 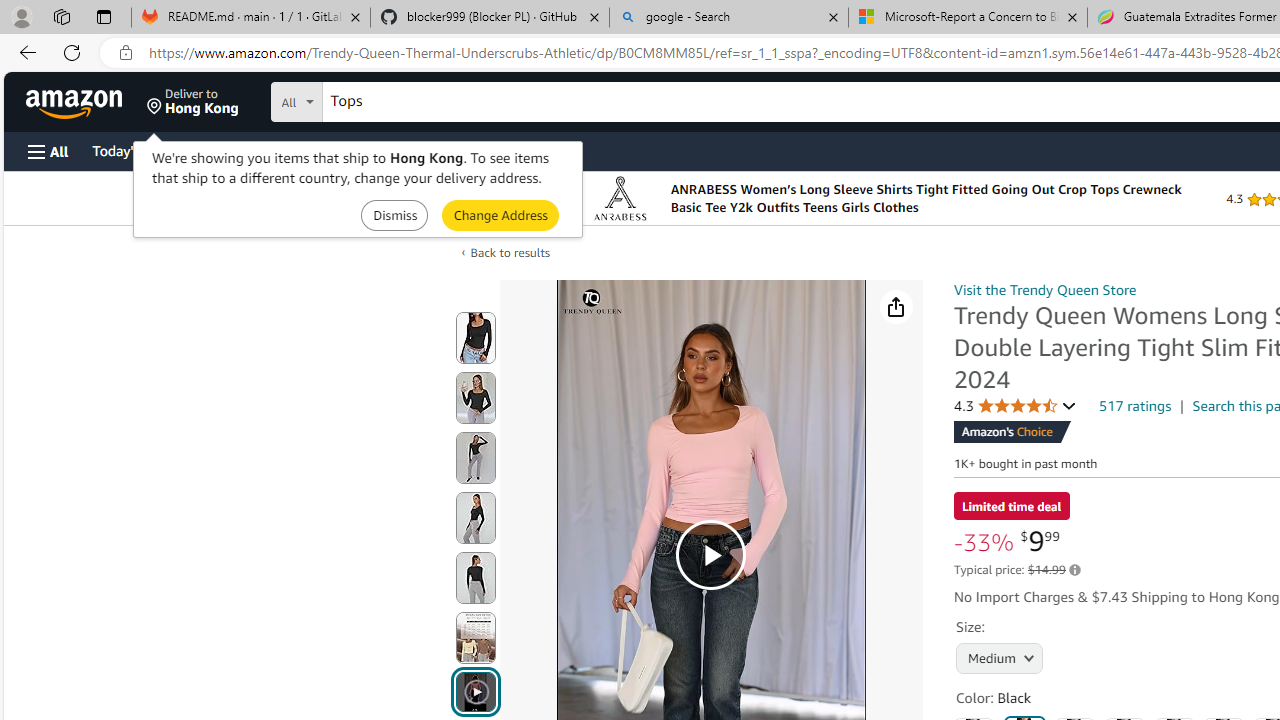 What do you see at coordinates (1136, 405) in the screenshot?
I see `'517 ratings'` at bounding box center [1136, 405].